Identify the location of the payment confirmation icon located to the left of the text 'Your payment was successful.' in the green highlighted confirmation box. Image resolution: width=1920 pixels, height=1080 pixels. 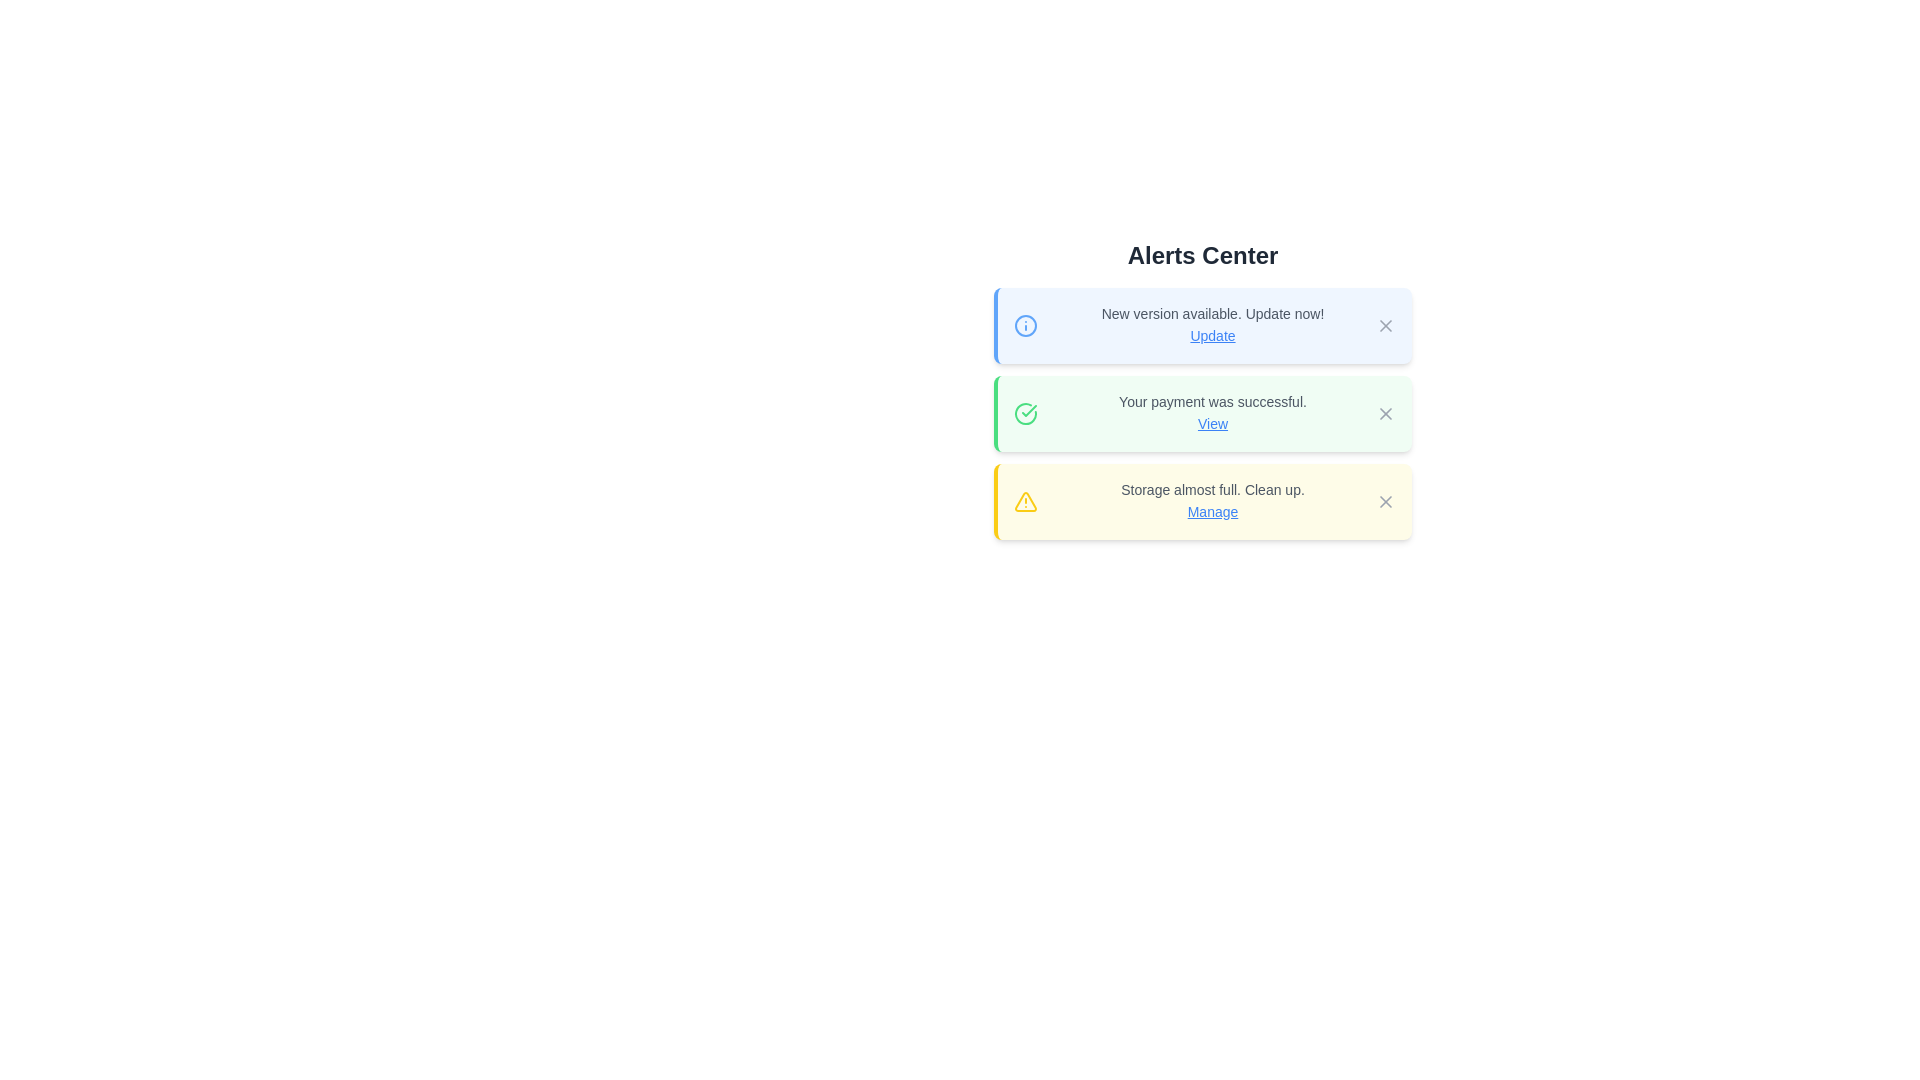
(1026, 412).